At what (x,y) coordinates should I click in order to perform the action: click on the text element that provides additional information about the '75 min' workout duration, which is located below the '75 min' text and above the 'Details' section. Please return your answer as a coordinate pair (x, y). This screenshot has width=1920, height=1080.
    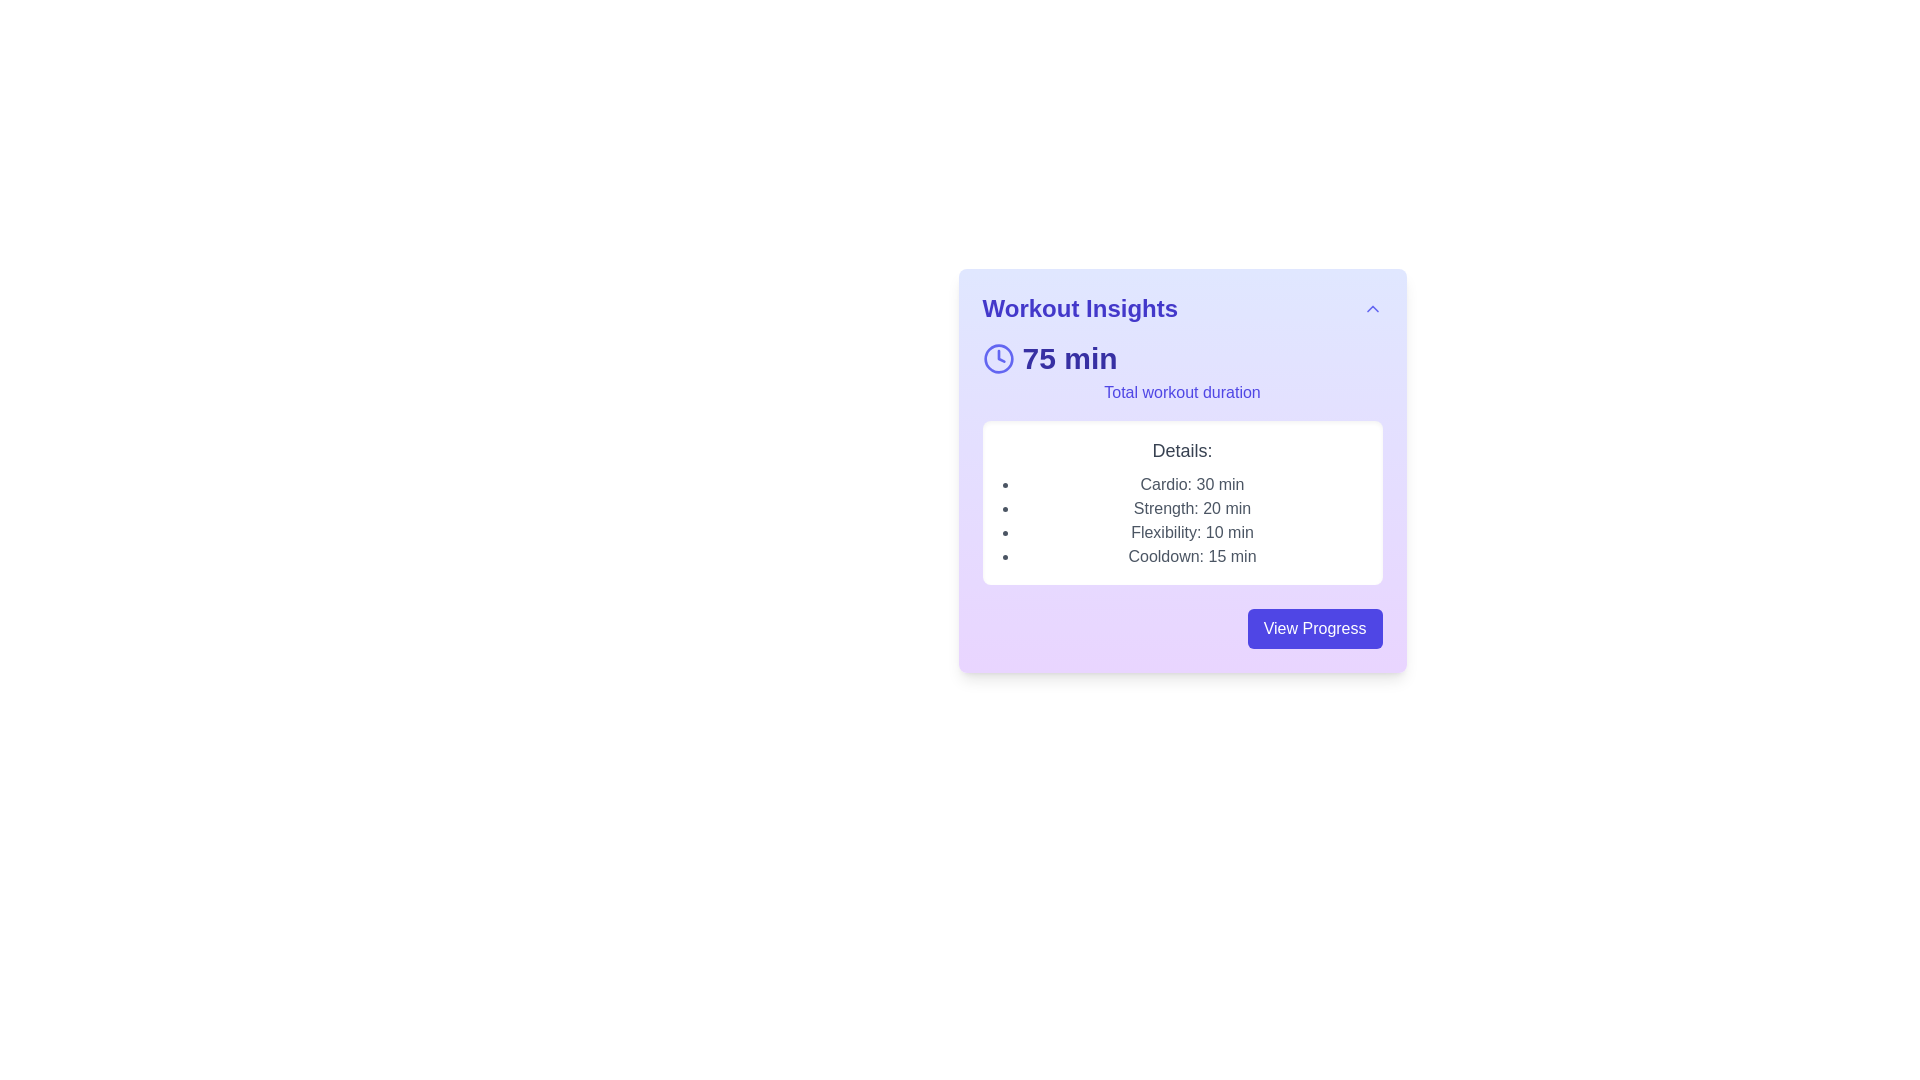
    Looking at the image, I should click on (1182, 393).